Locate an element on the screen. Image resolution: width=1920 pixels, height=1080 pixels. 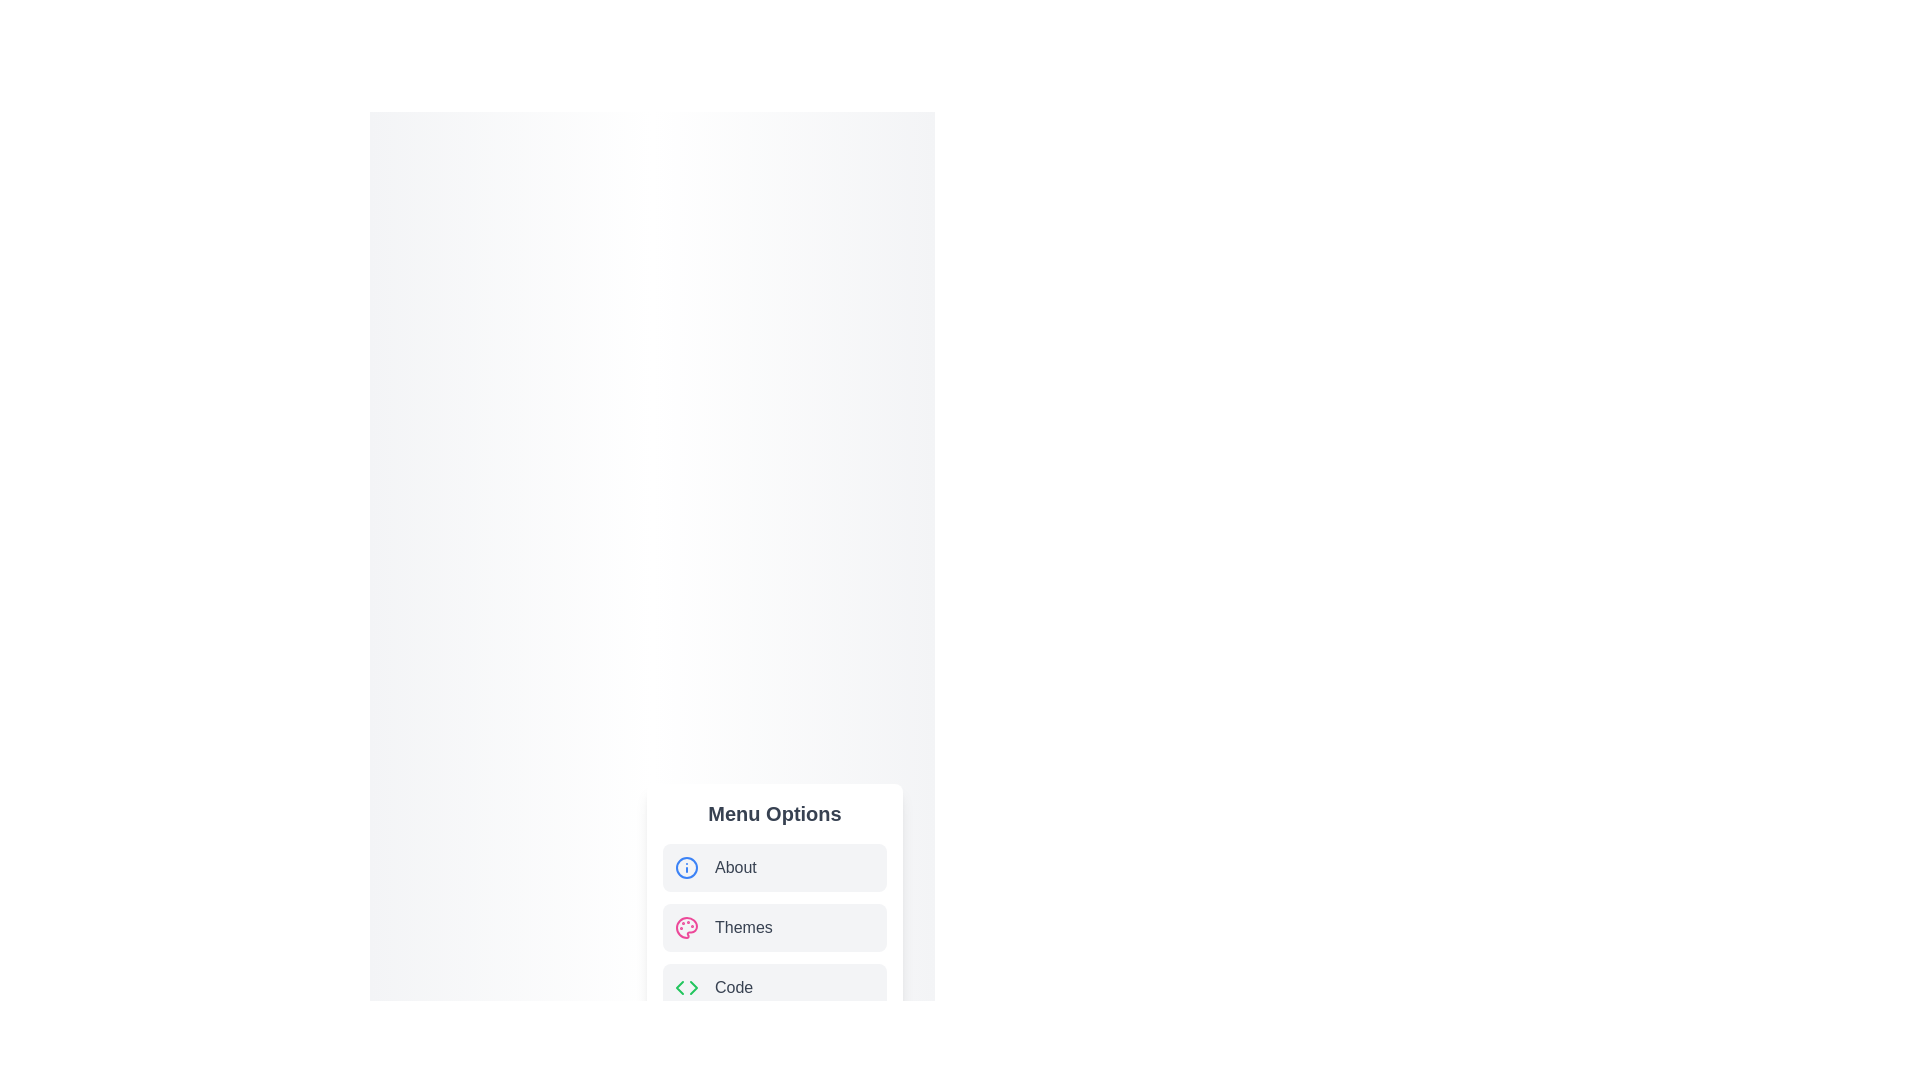
the green left-pointing triangular arrow in the 'Code' option icon is located at coordinates (680, 986).